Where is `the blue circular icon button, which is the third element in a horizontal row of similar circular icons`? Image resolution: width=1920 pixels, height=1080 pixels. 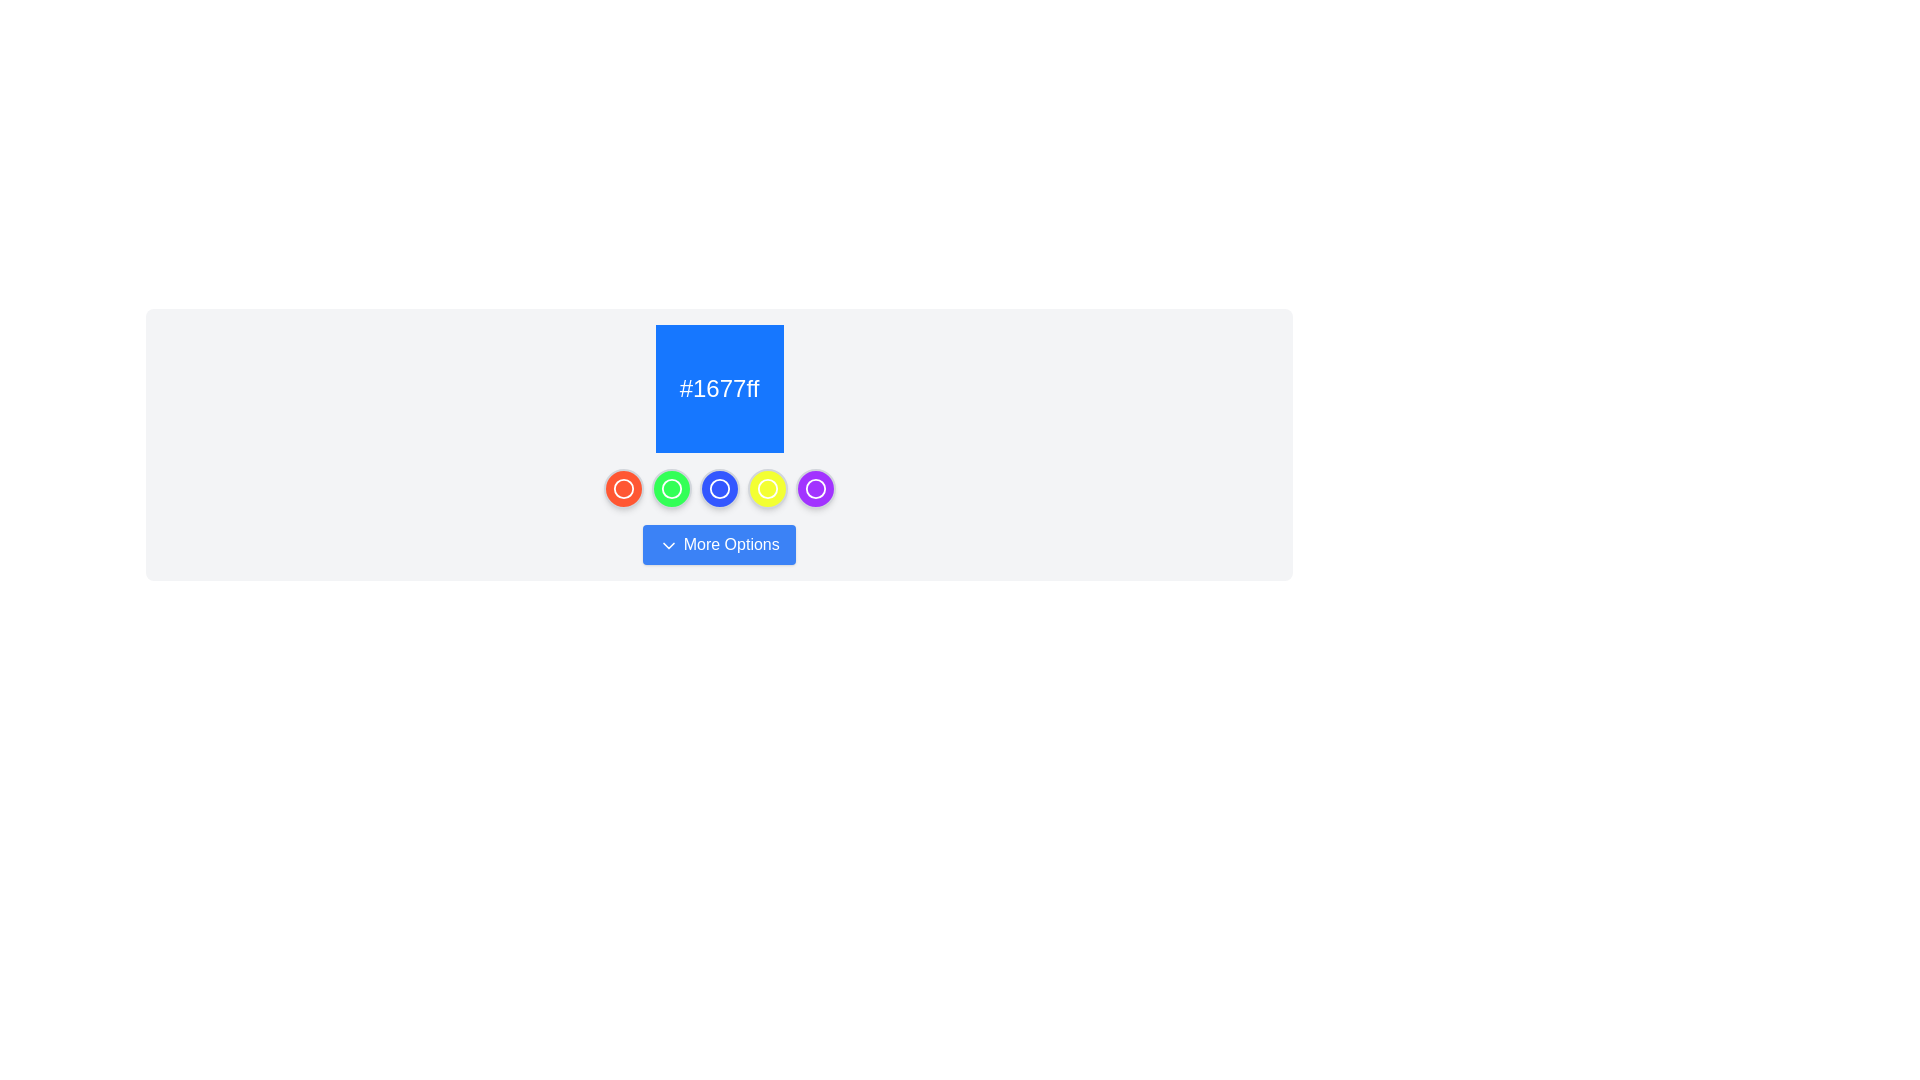
the blue circular icon button, which is the third element in a horizontal row of similar circular icons is located at coordinates (719, 489).